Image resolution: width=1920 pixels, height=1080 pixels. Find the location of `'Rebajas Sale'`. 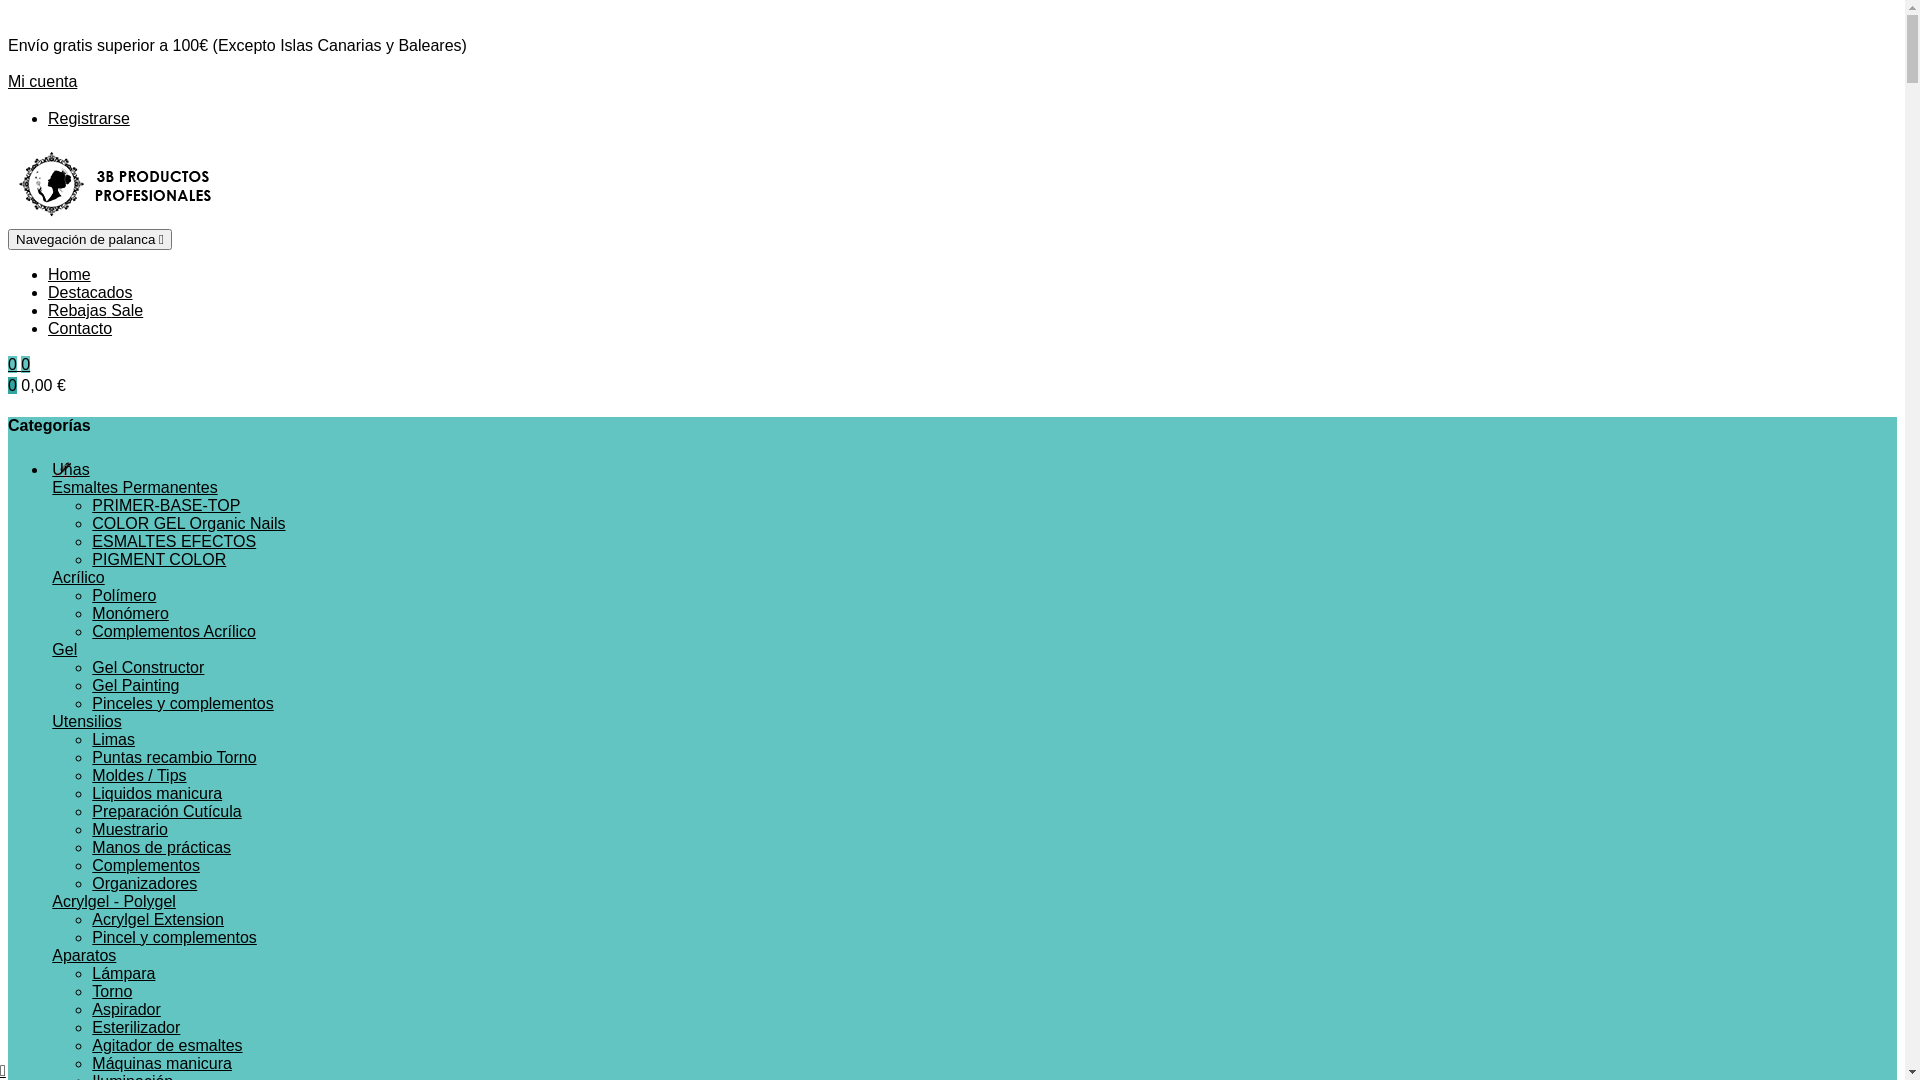

'Rebajas Sale' is located at coordinates (94, 310).